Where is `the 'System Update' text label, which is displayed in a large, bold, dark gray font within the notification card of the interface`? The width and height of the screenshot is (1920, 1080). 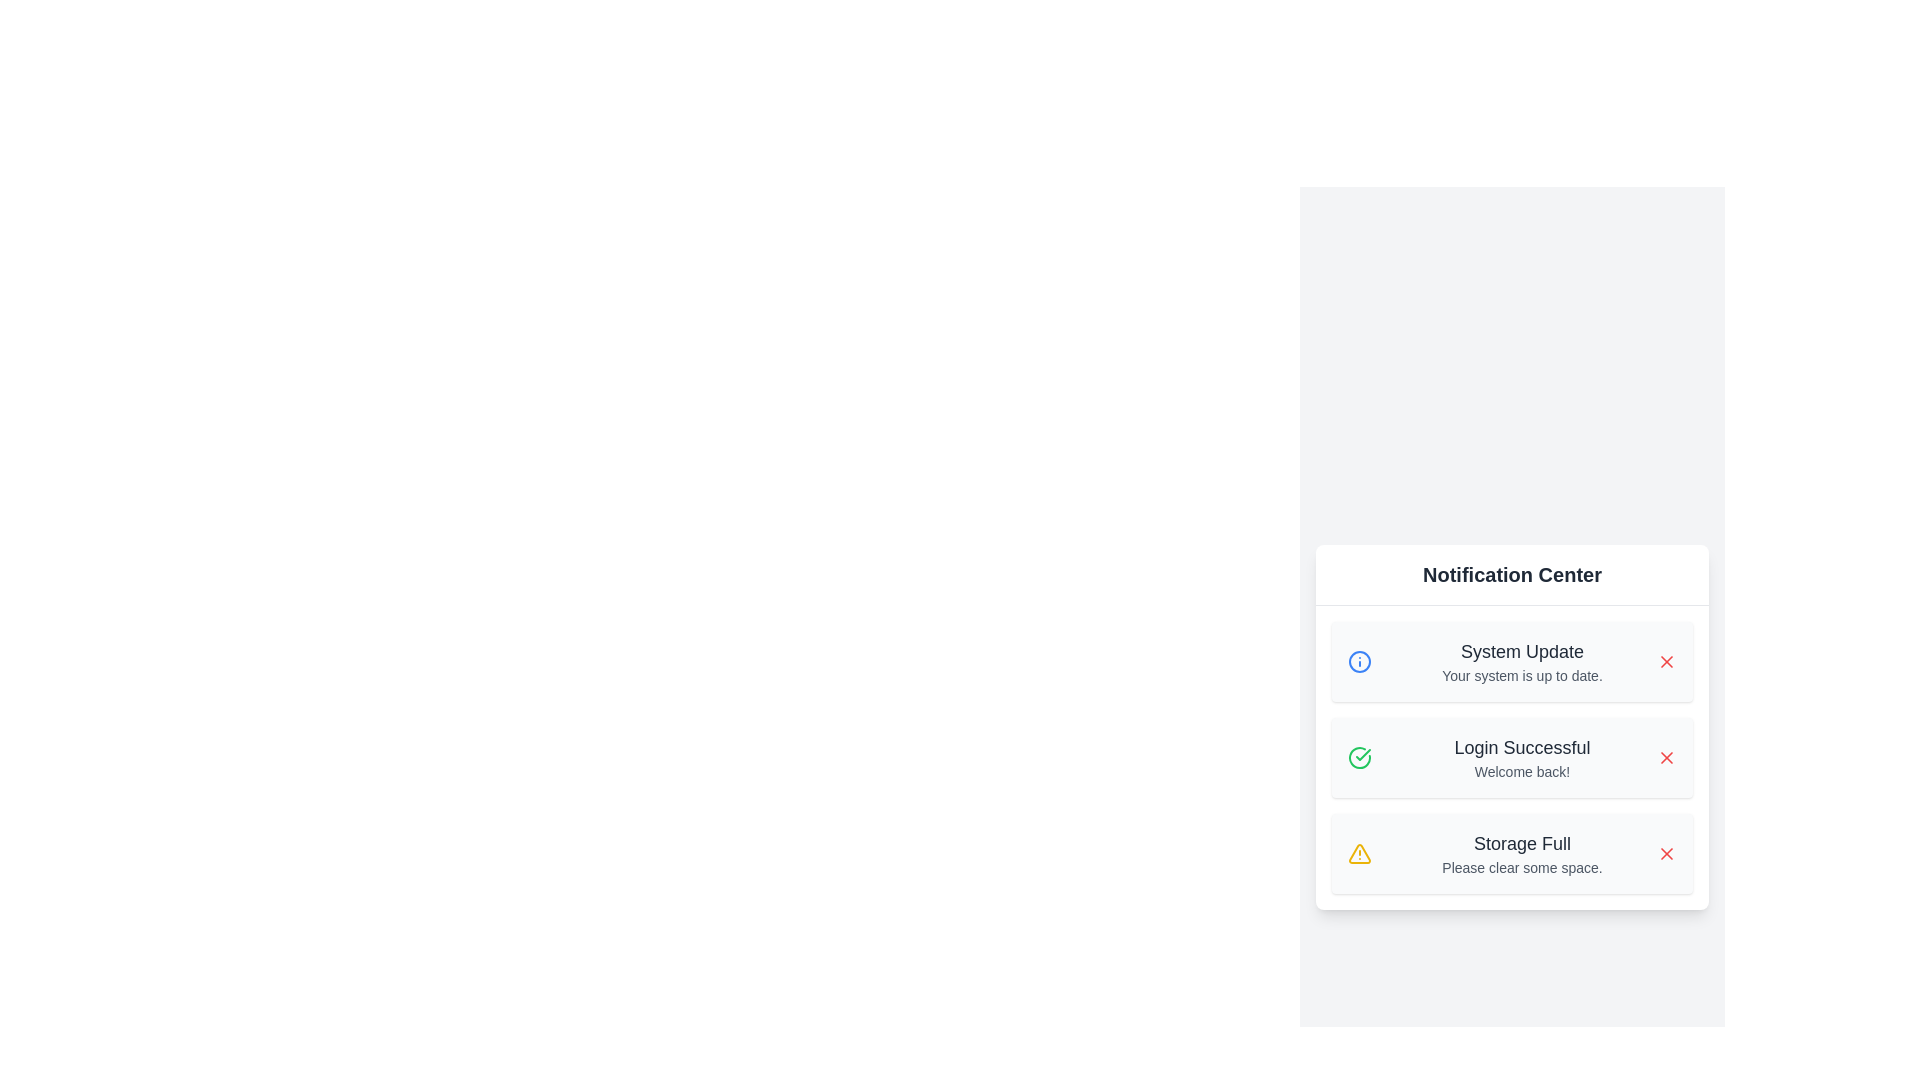 the 'System Update' text label, which is displayed in a large, bold, dark gray font within the notification card of the interface is located at coordinates (1521, 651).